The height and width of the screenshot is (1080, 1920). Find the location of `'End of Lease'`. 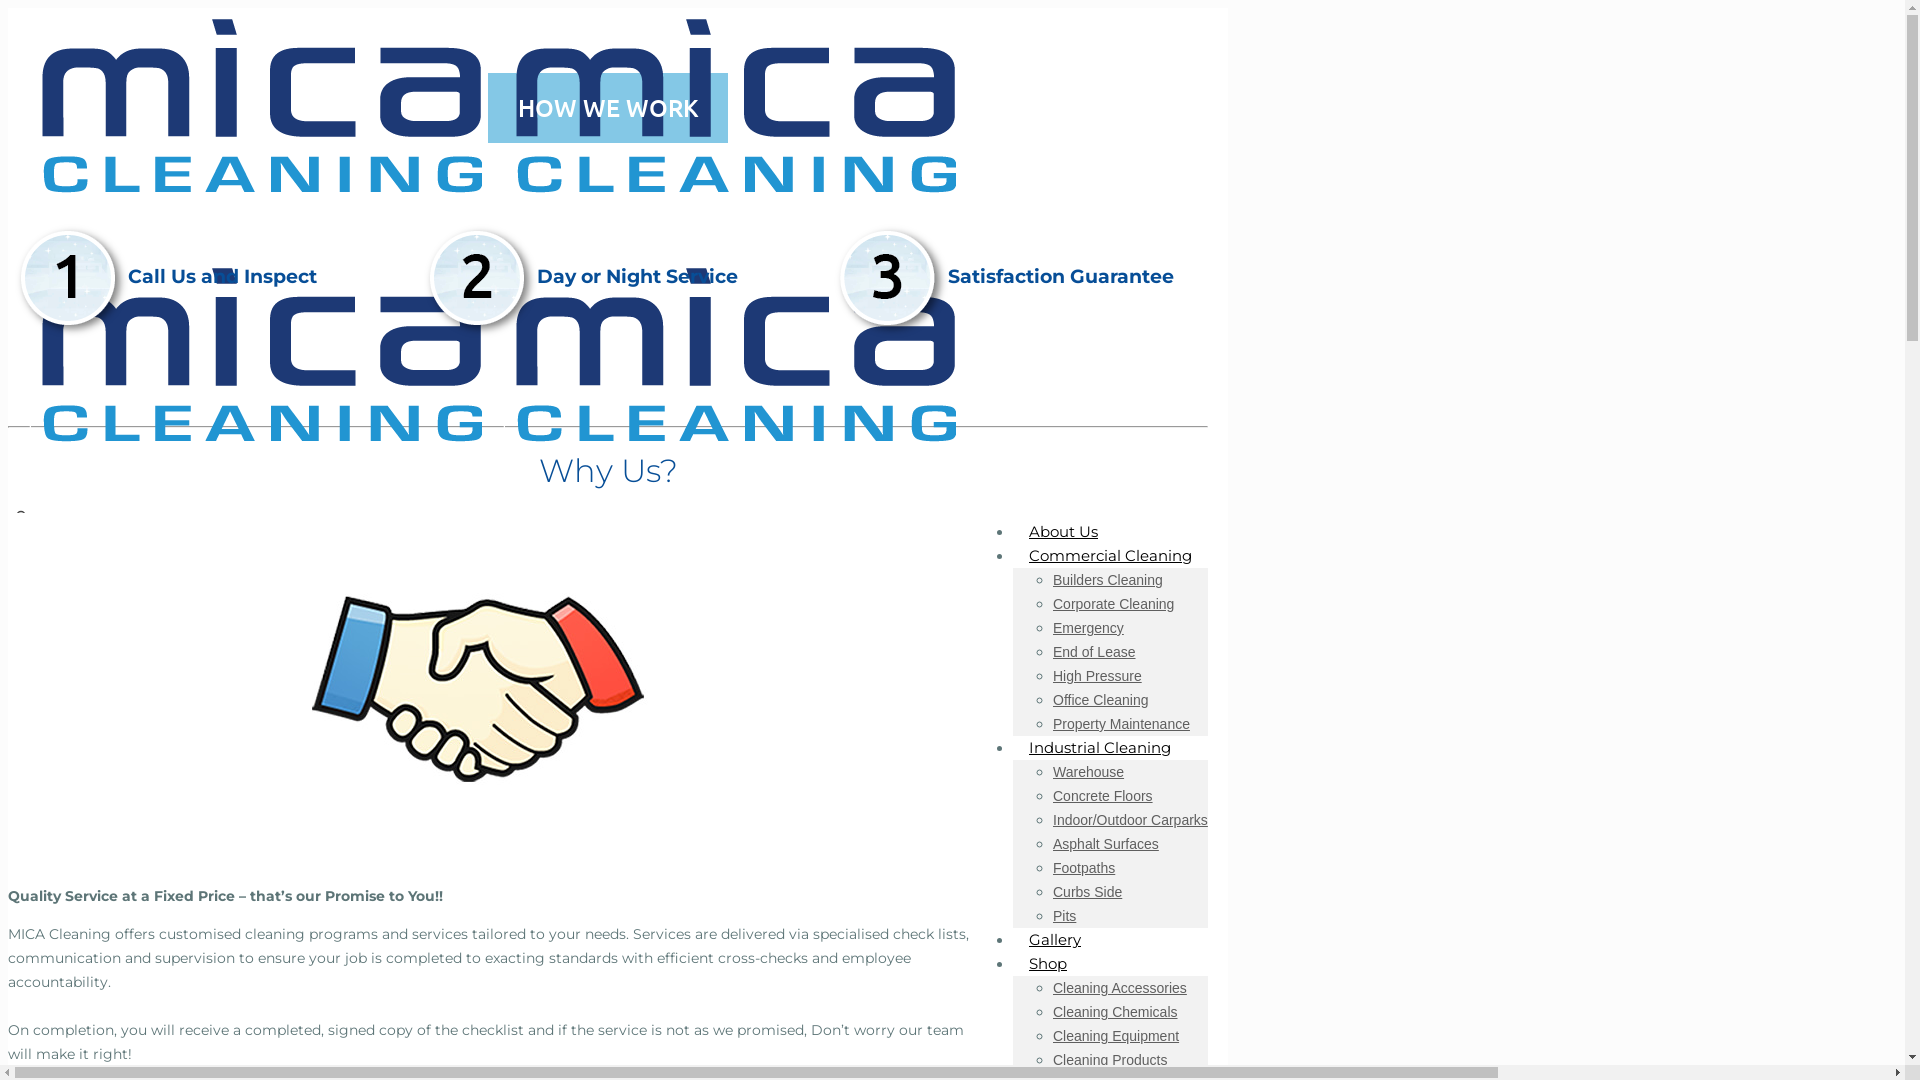

'End of Lease' is located at coordinates (1093, 651).